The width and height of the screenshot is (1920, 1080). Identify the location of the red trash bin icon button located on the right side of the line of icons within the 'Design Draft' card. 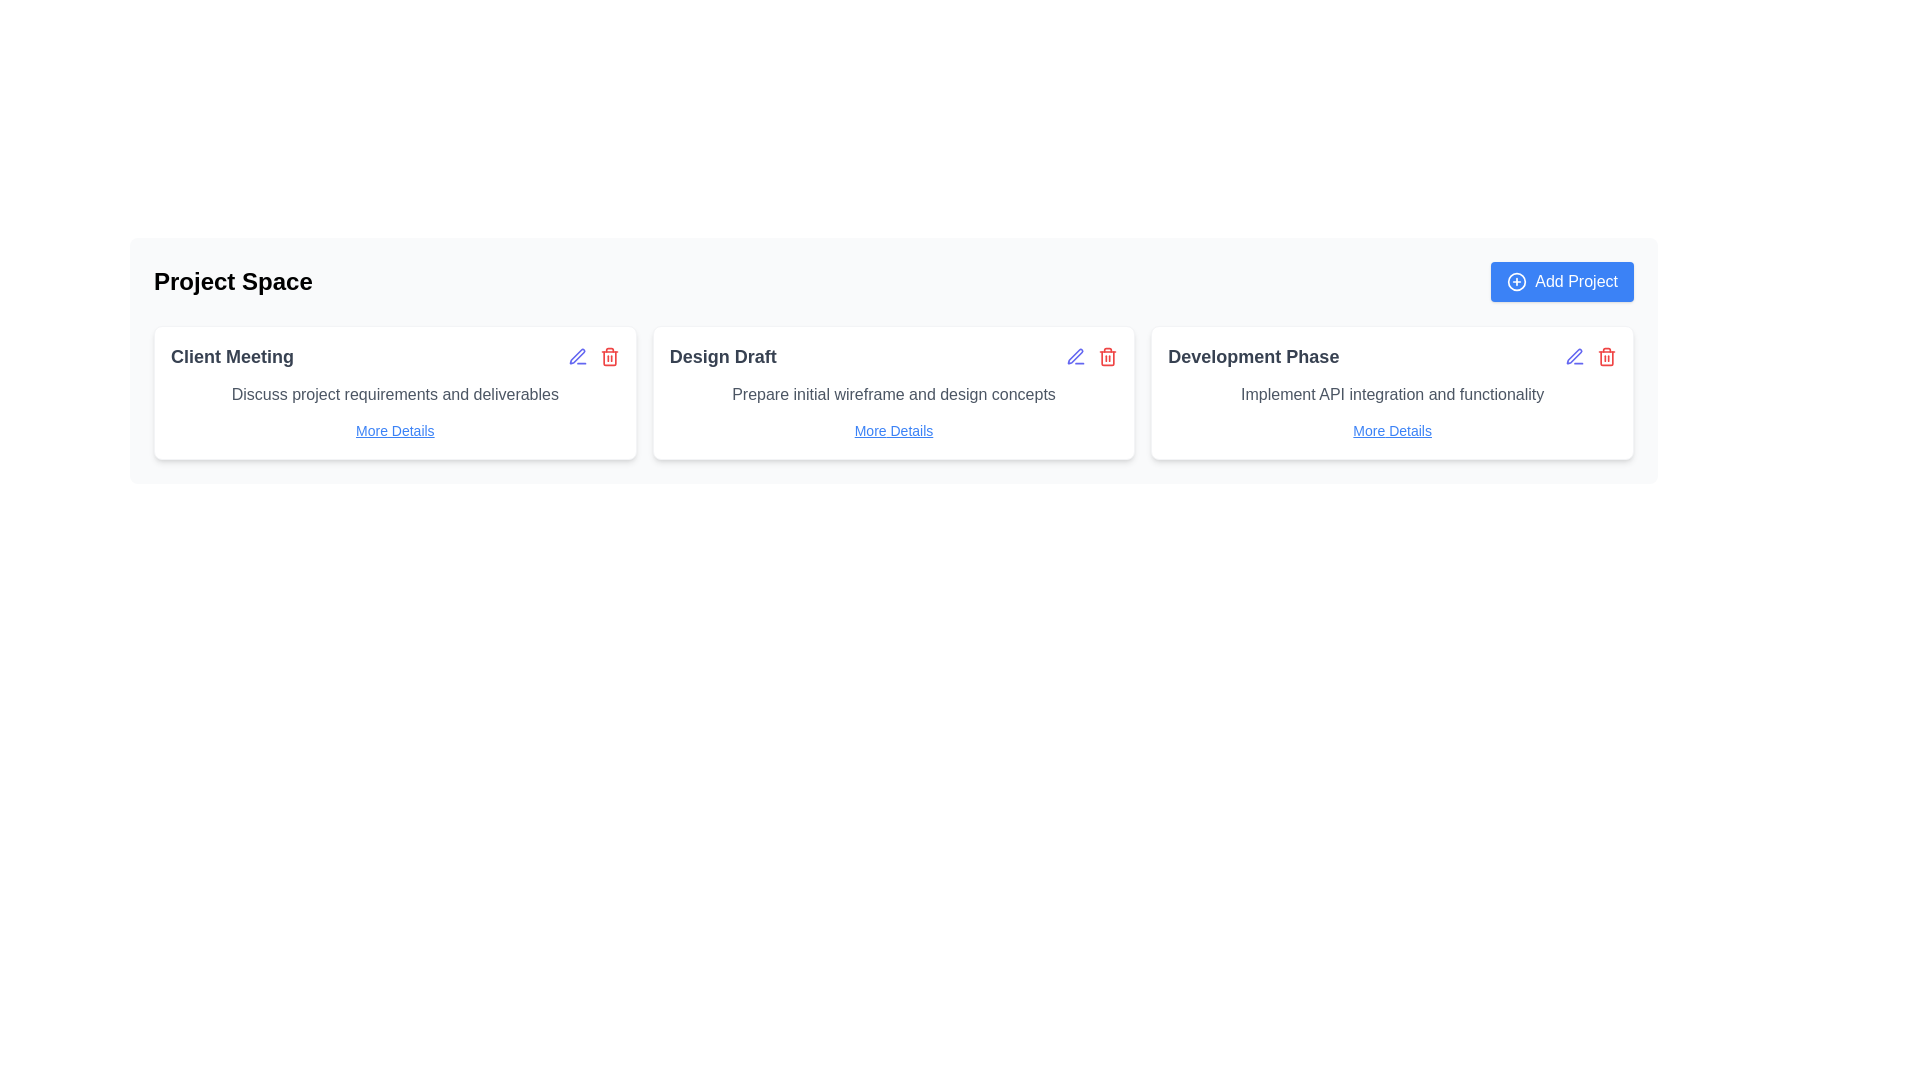
(1107, 356).